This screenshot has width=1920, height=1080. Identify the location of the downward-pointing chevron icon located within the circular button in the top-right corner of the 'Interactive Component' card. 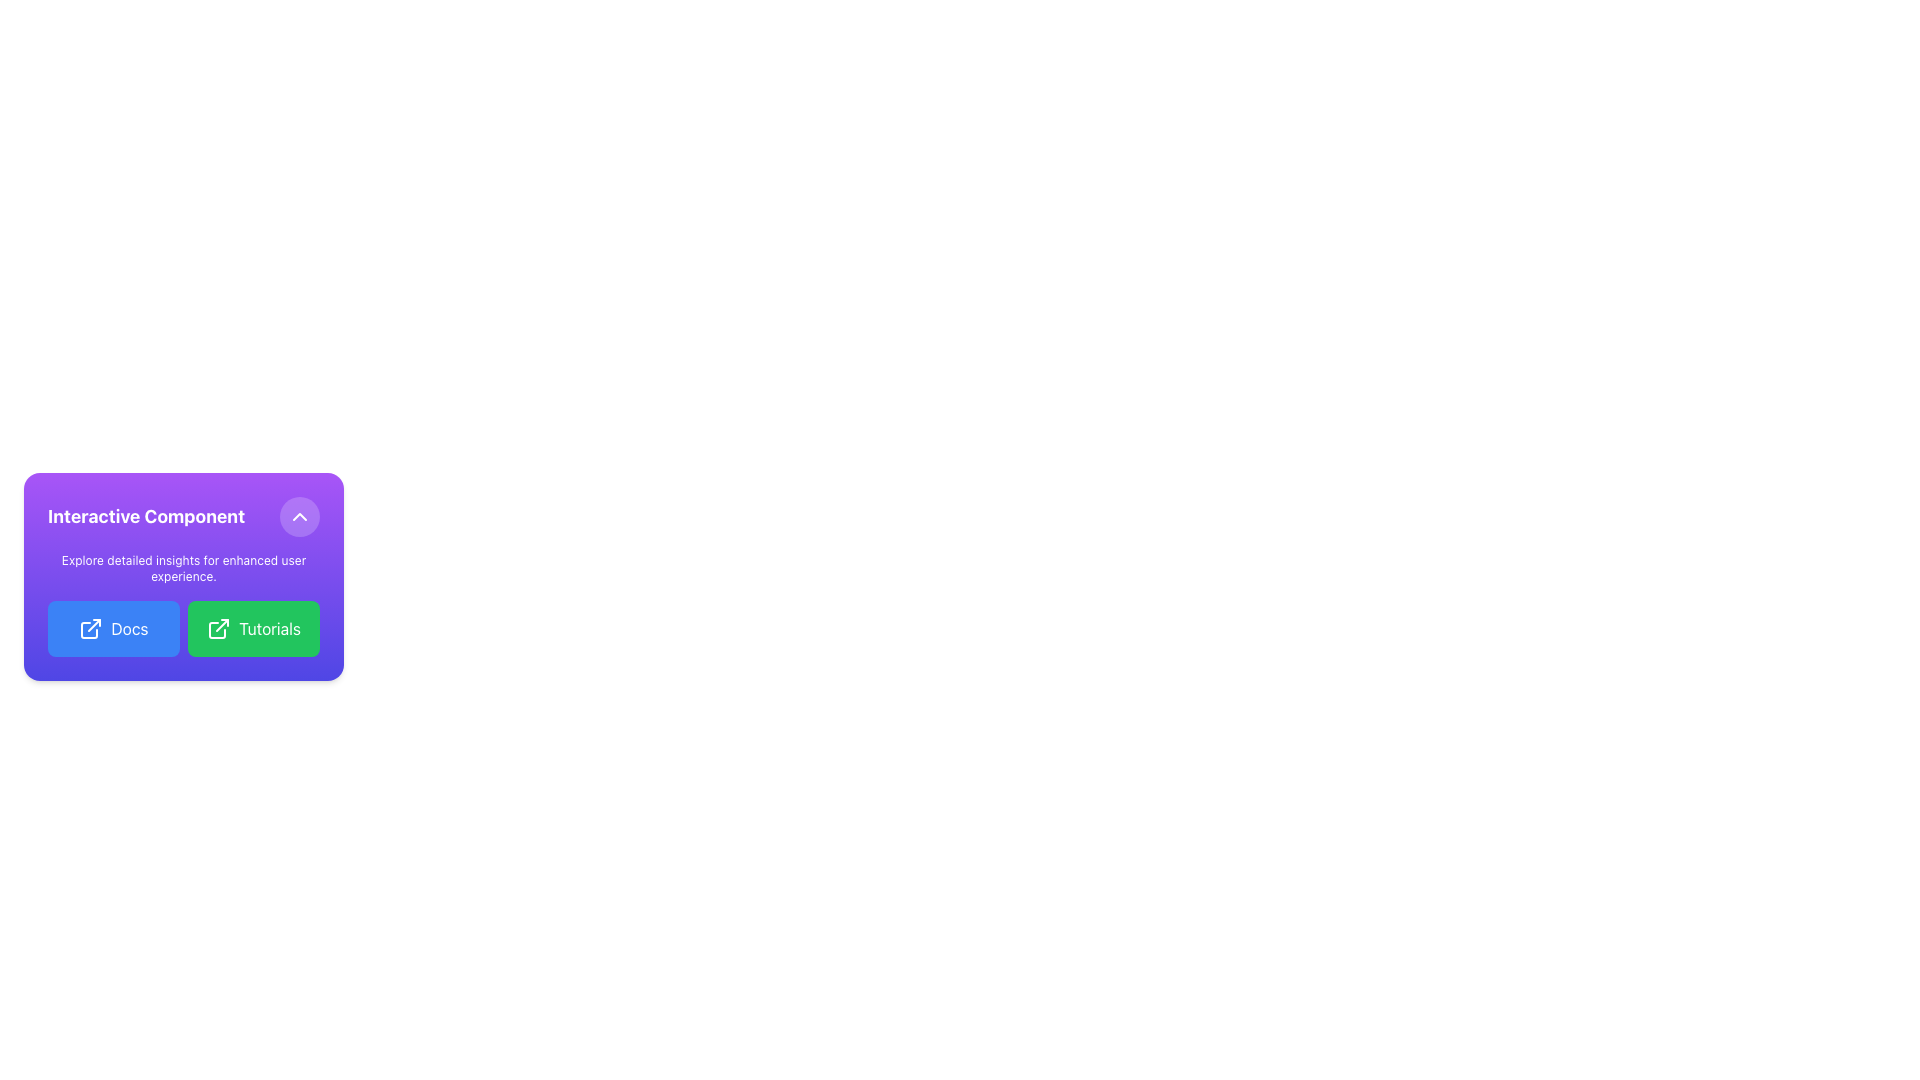
(298, 515).